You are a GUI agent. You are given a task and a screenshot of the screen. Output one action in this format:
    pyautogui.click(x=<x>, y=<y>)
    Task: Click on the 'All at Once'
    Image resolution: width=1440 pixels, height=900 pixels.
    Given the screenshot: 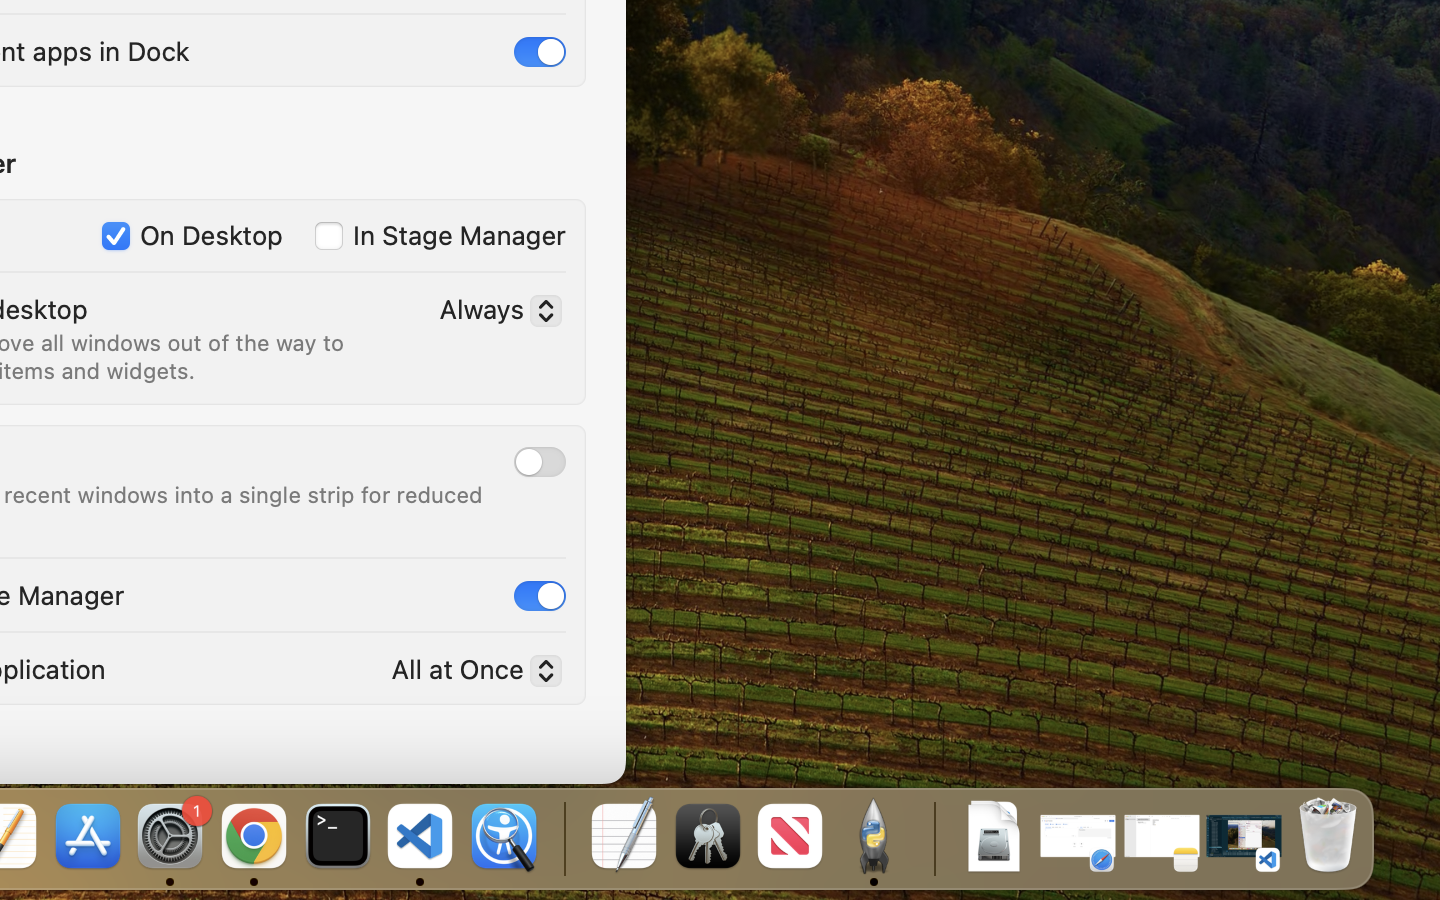 What is the action you would take?
    pyautogui.click(x=468, y=673)
    